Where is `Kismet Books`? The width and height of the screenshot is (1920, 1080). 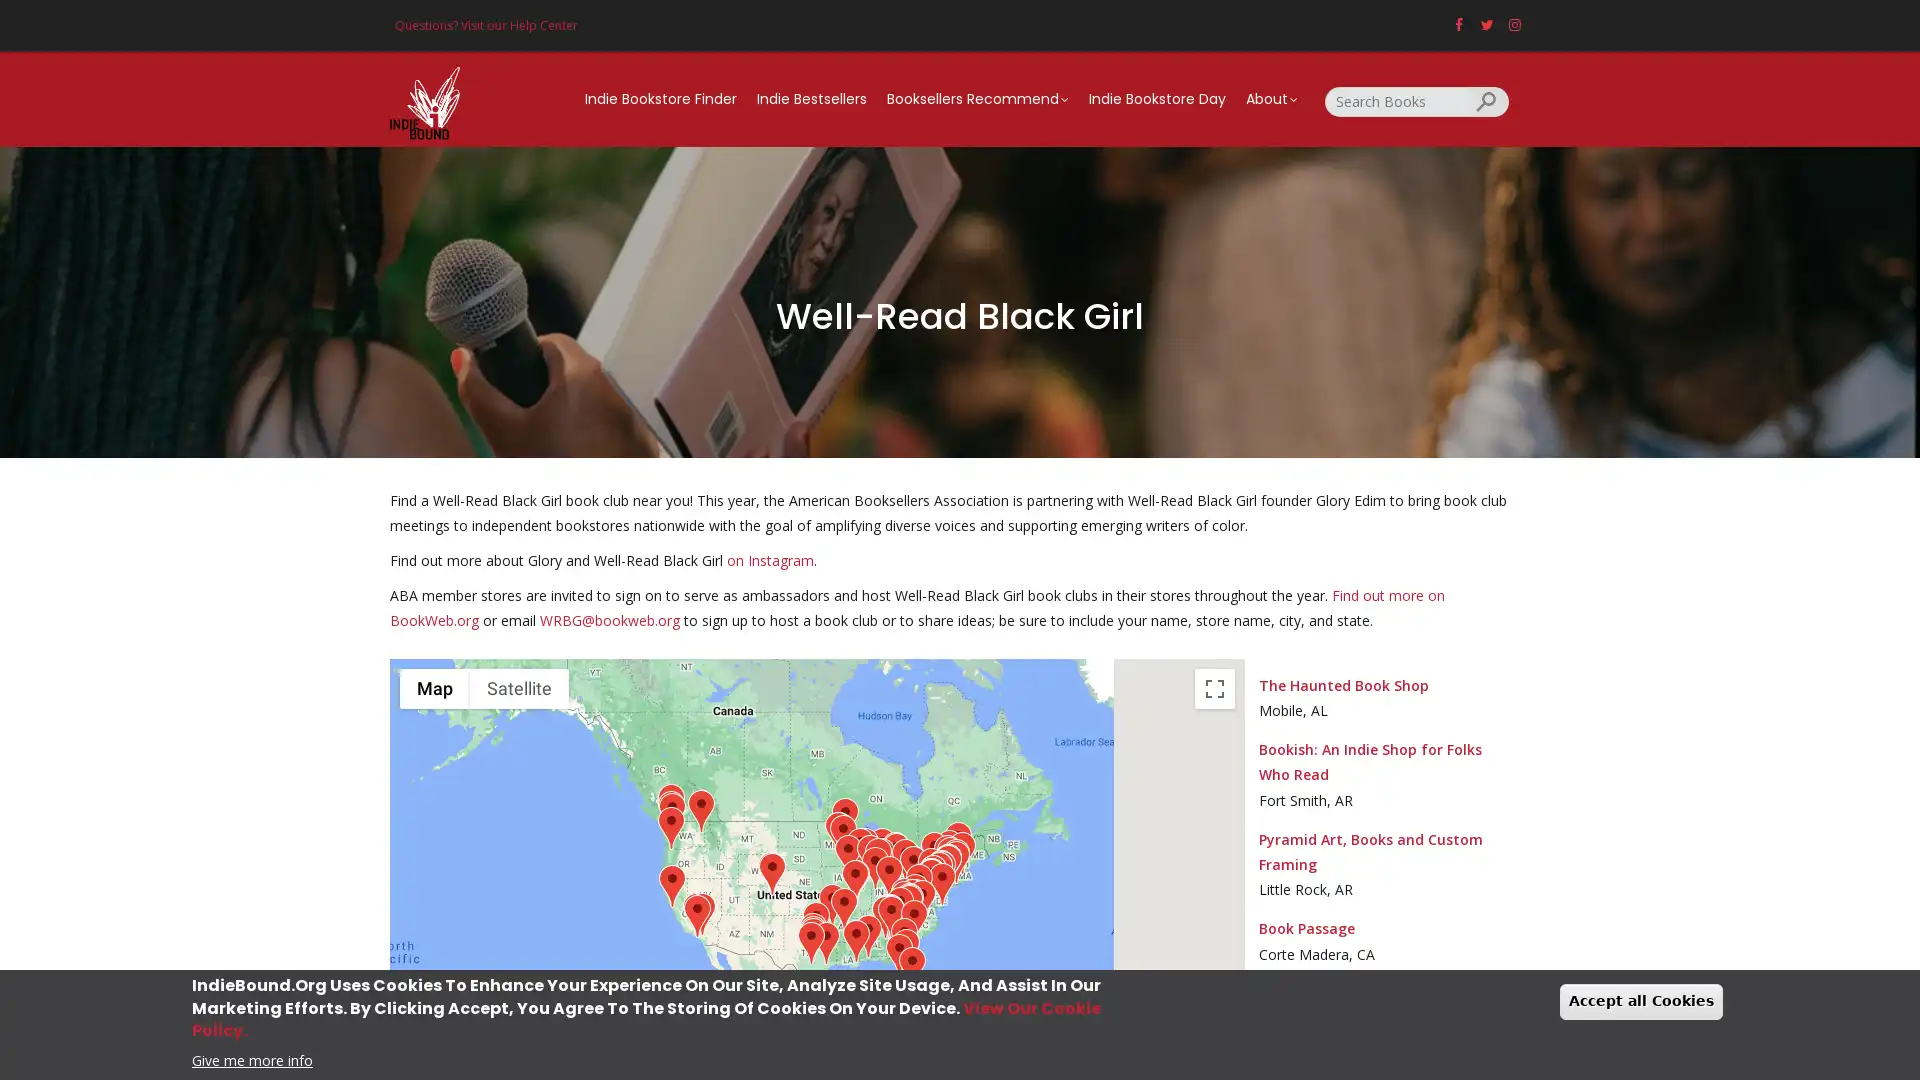
Kismet Books is located at coordinates (859, 848).